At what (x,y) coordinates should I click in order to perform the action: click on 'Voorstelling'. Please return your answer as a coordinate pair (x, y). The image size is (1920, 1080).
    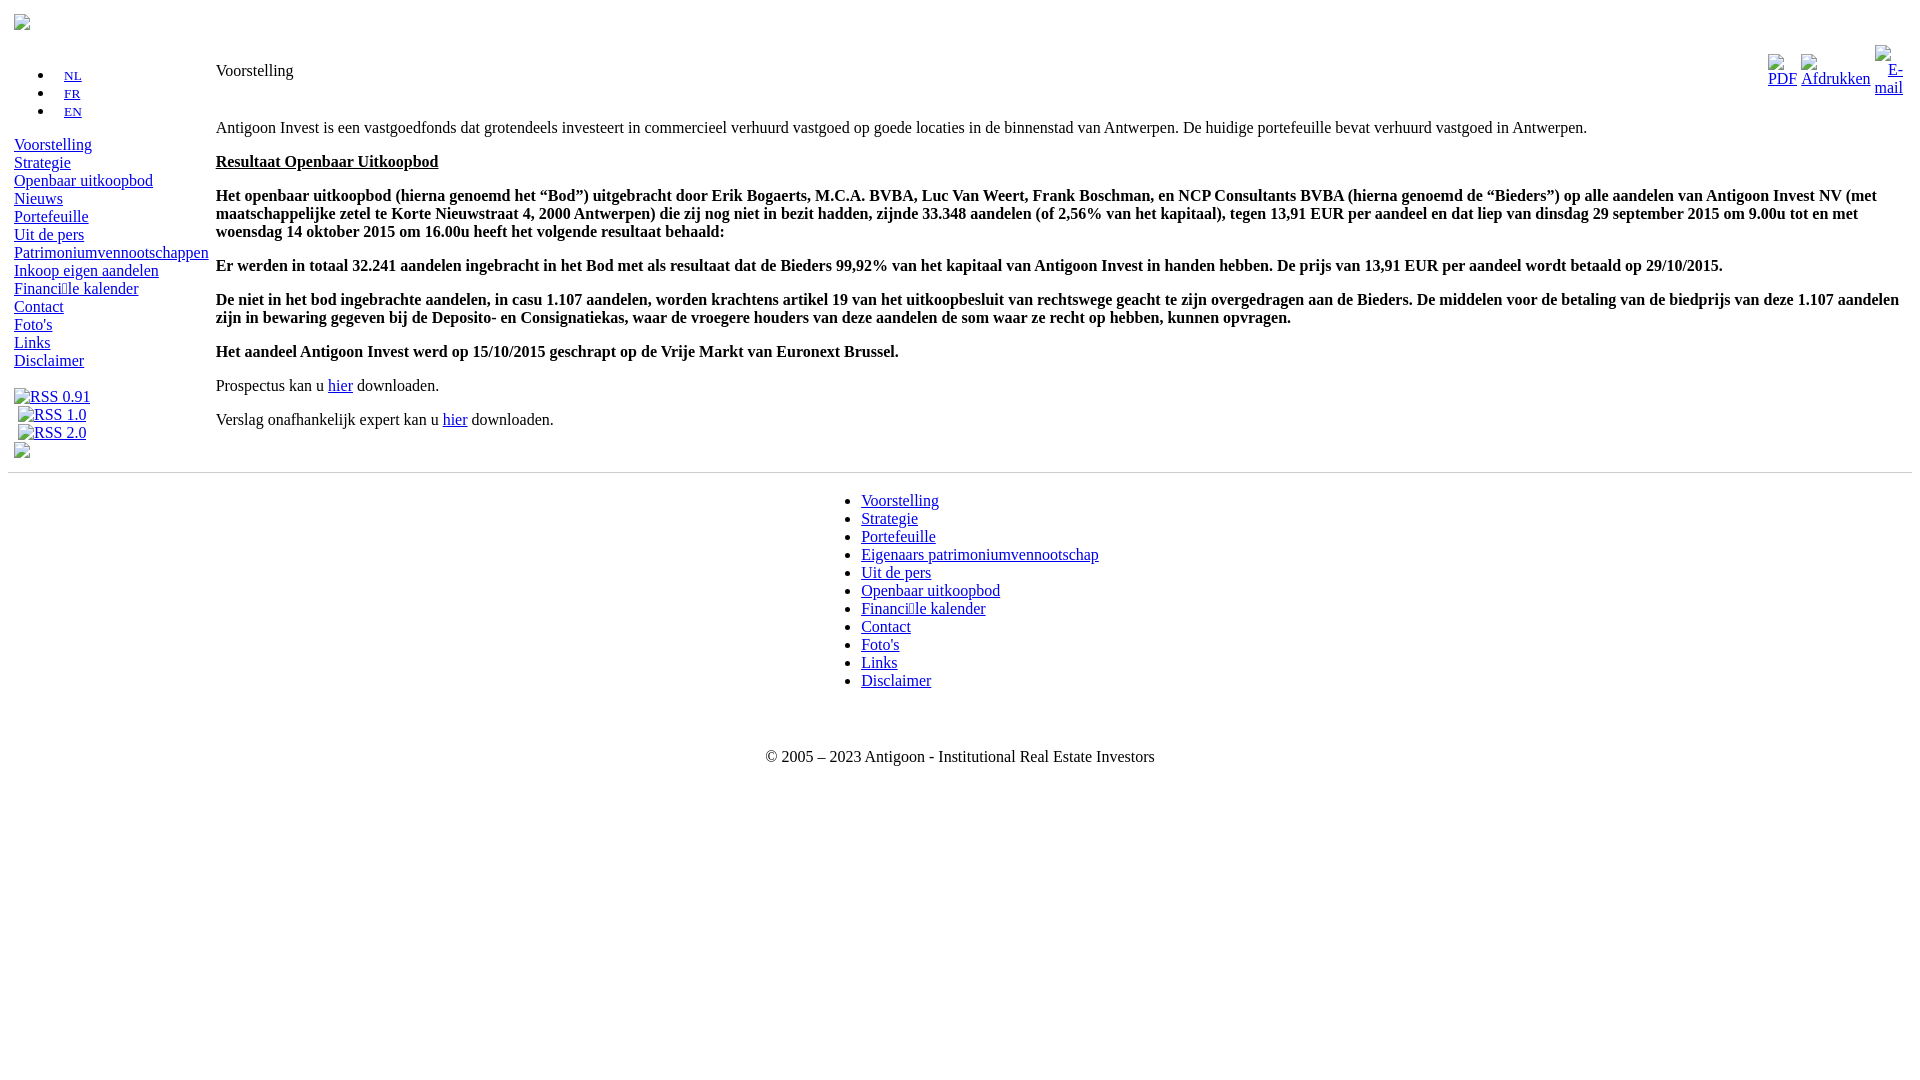
    Looking at the image, I should click on (52, 143).